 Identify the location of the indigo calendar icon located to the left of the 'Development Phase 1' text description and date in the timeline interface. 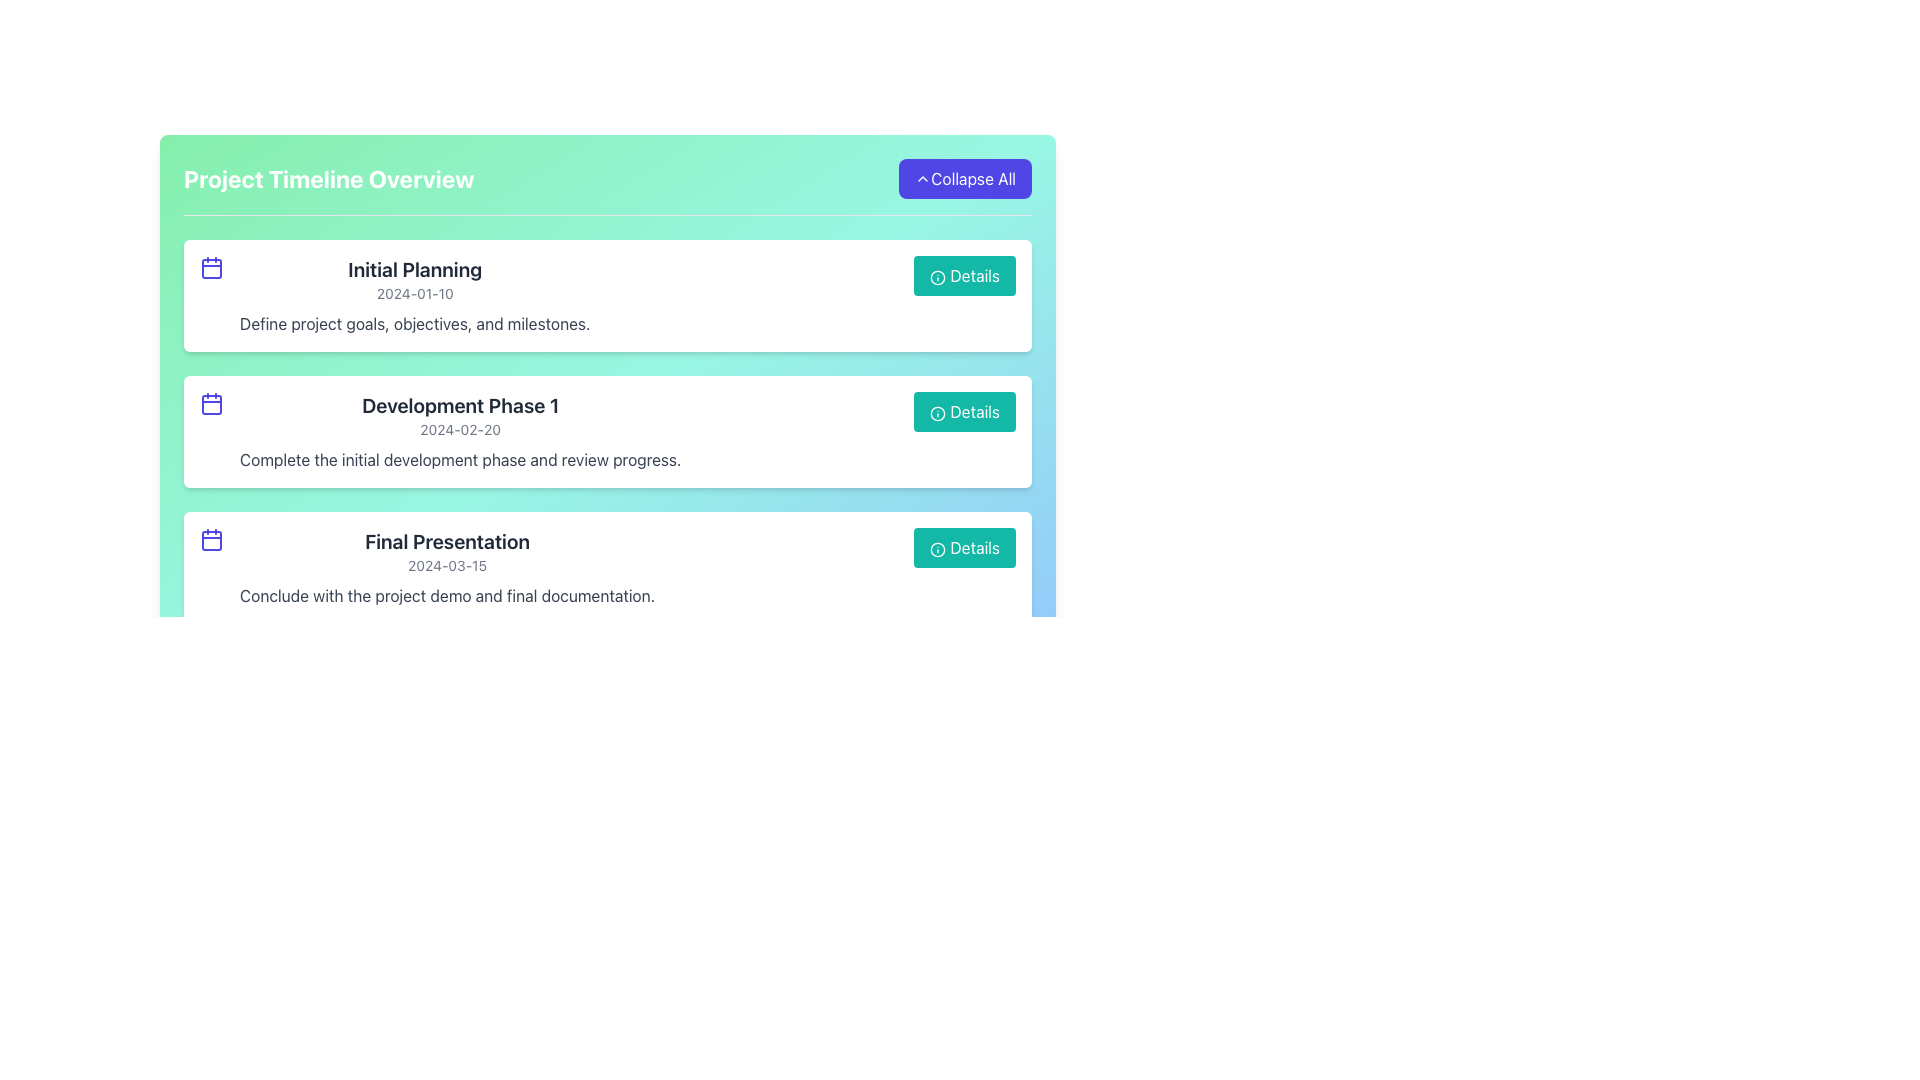
(211, 404).